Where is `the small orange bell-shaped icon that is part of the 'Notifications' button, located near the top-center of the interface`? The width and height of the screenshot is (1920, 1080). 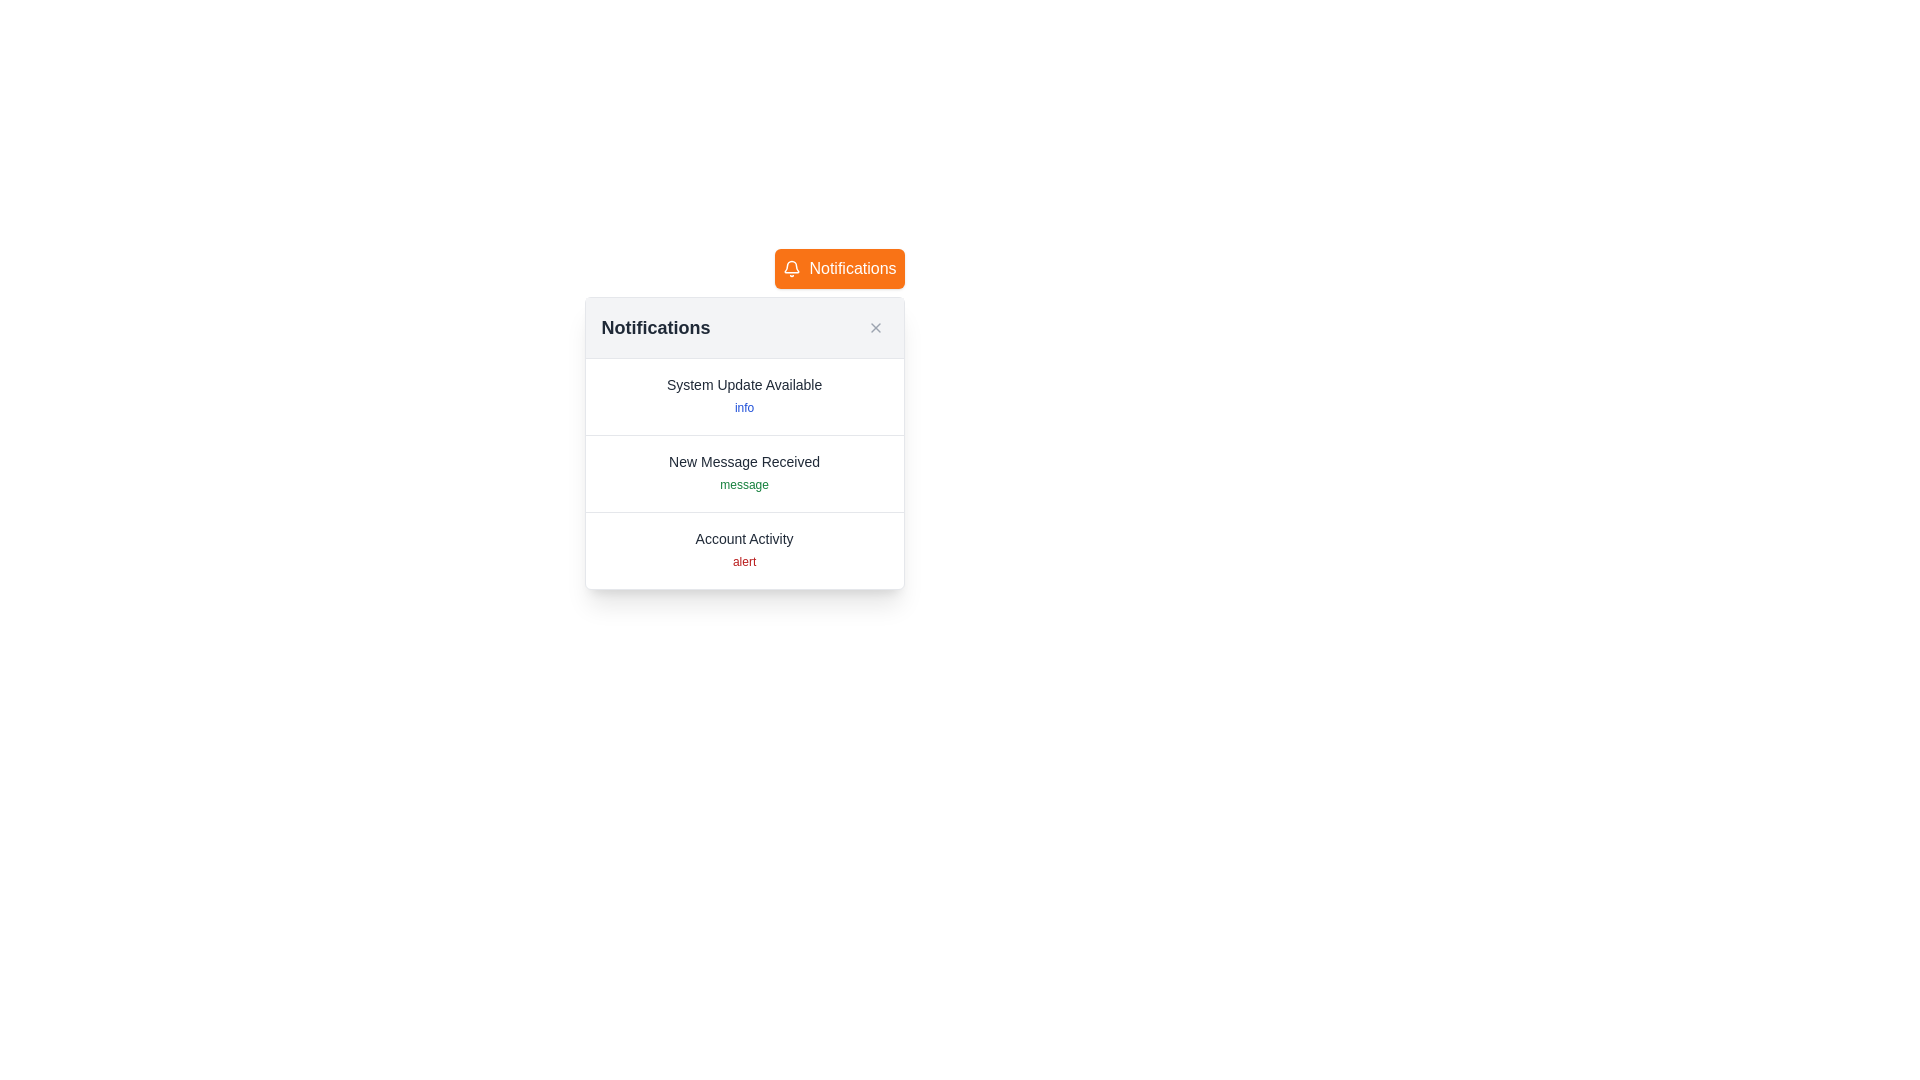
the small orange bell-shaped icon that is part of the 'Notifications' button, located near the top-center of the interface is located at coordinates (791, 268).